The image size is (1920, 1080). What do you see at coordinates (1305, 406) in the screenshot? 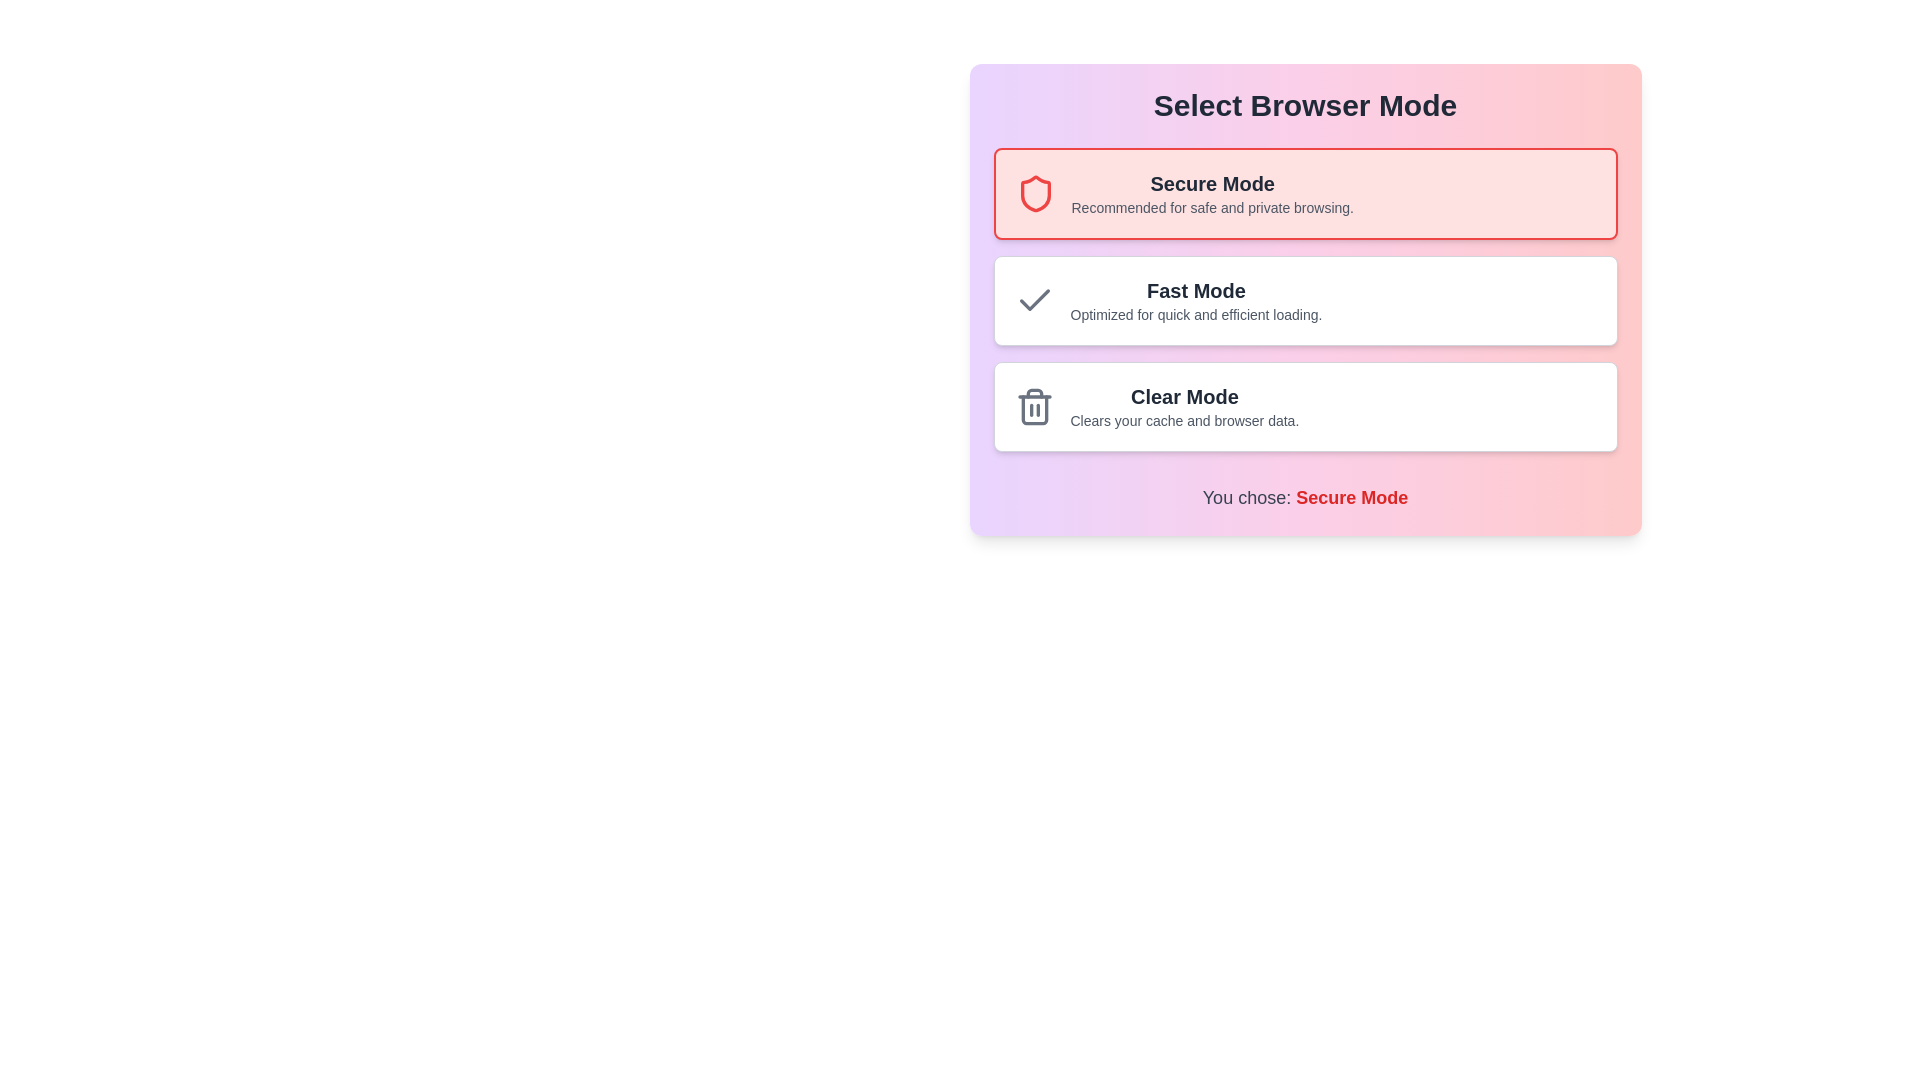
I see `the 'Clear Mode' selectable panel` at bounding box center [1305, 406].